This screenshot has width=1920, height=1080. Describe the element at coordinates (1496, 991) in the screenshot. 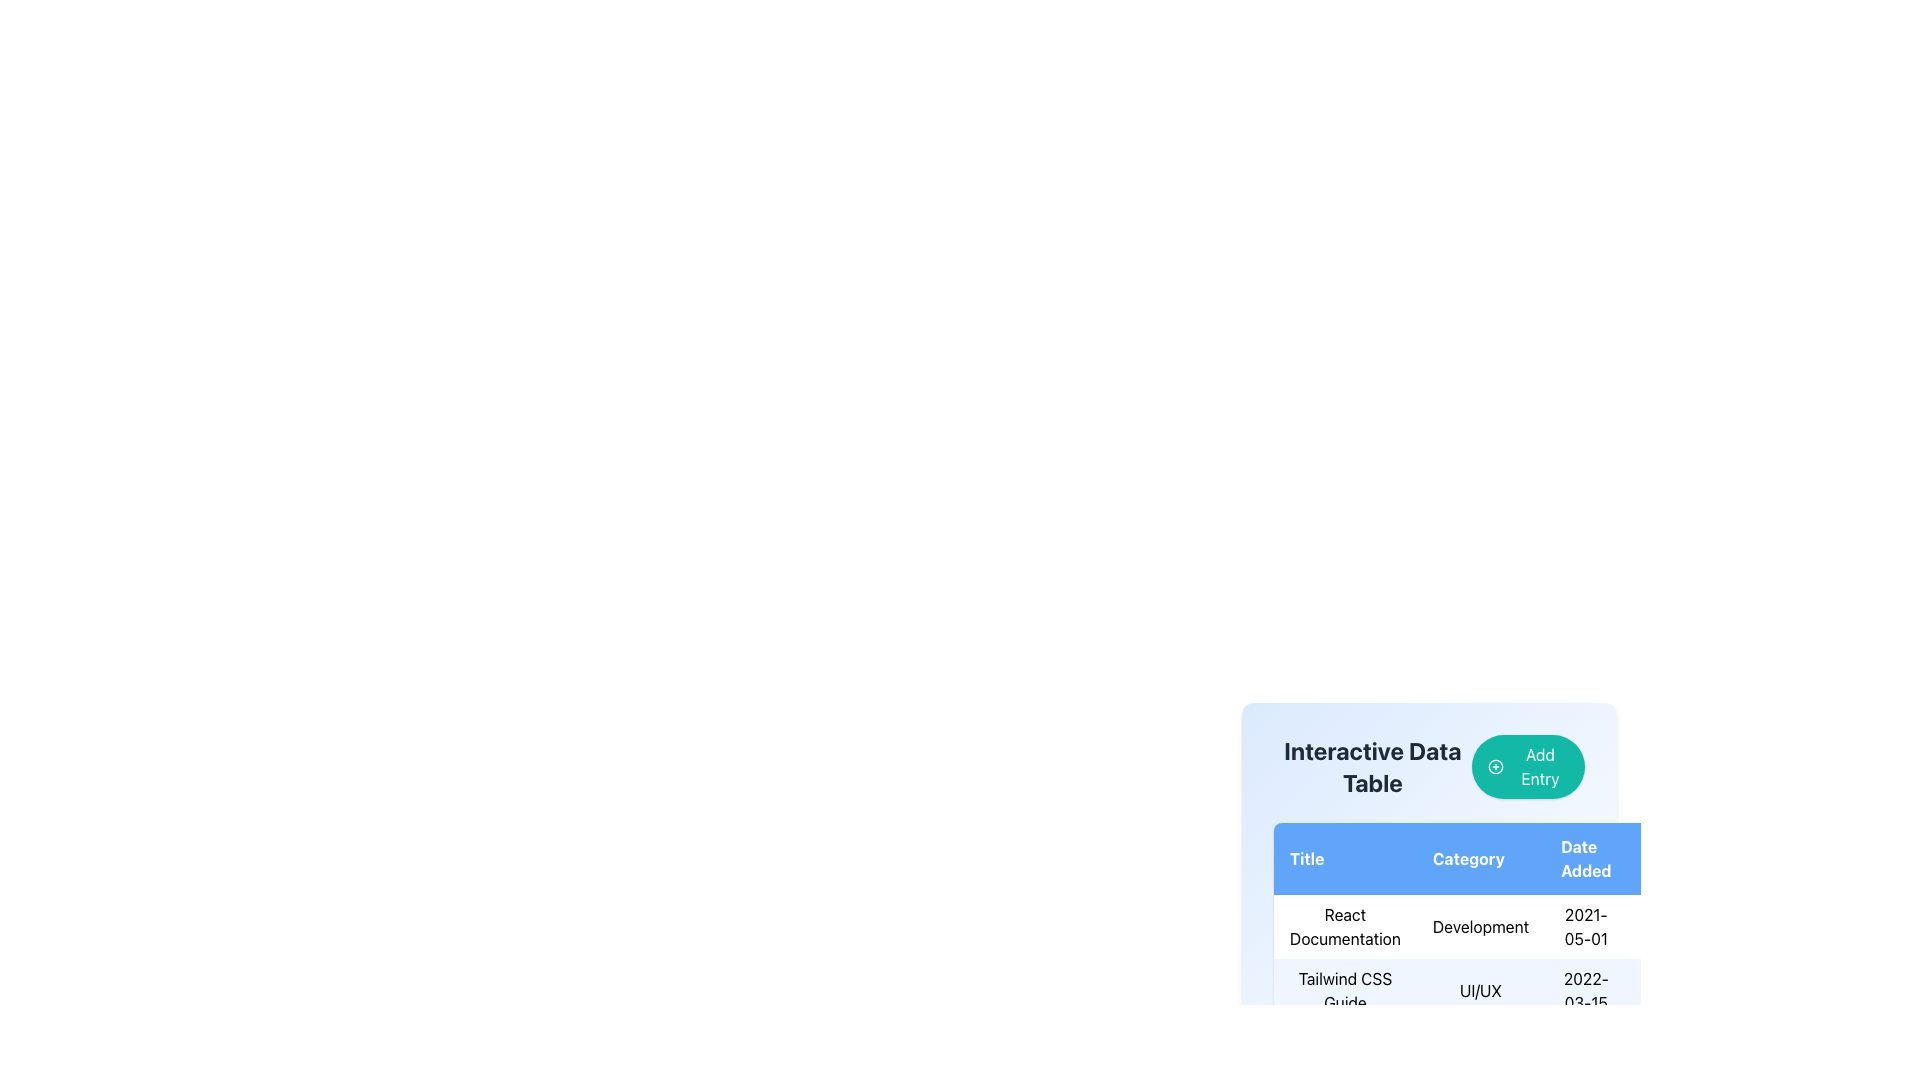

I see `the text label 'UI/UX' located` at that location.